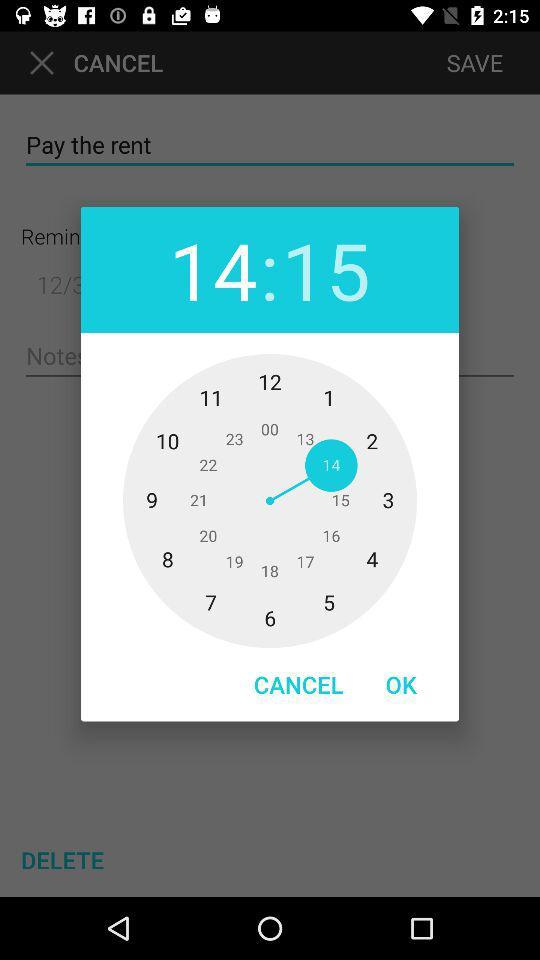 Image resolution: width=540 pixels, height=960 pixels. Describe the element at coordinates (401, 684) in the screenshot. I see `icon next to the cancel item` at that location.